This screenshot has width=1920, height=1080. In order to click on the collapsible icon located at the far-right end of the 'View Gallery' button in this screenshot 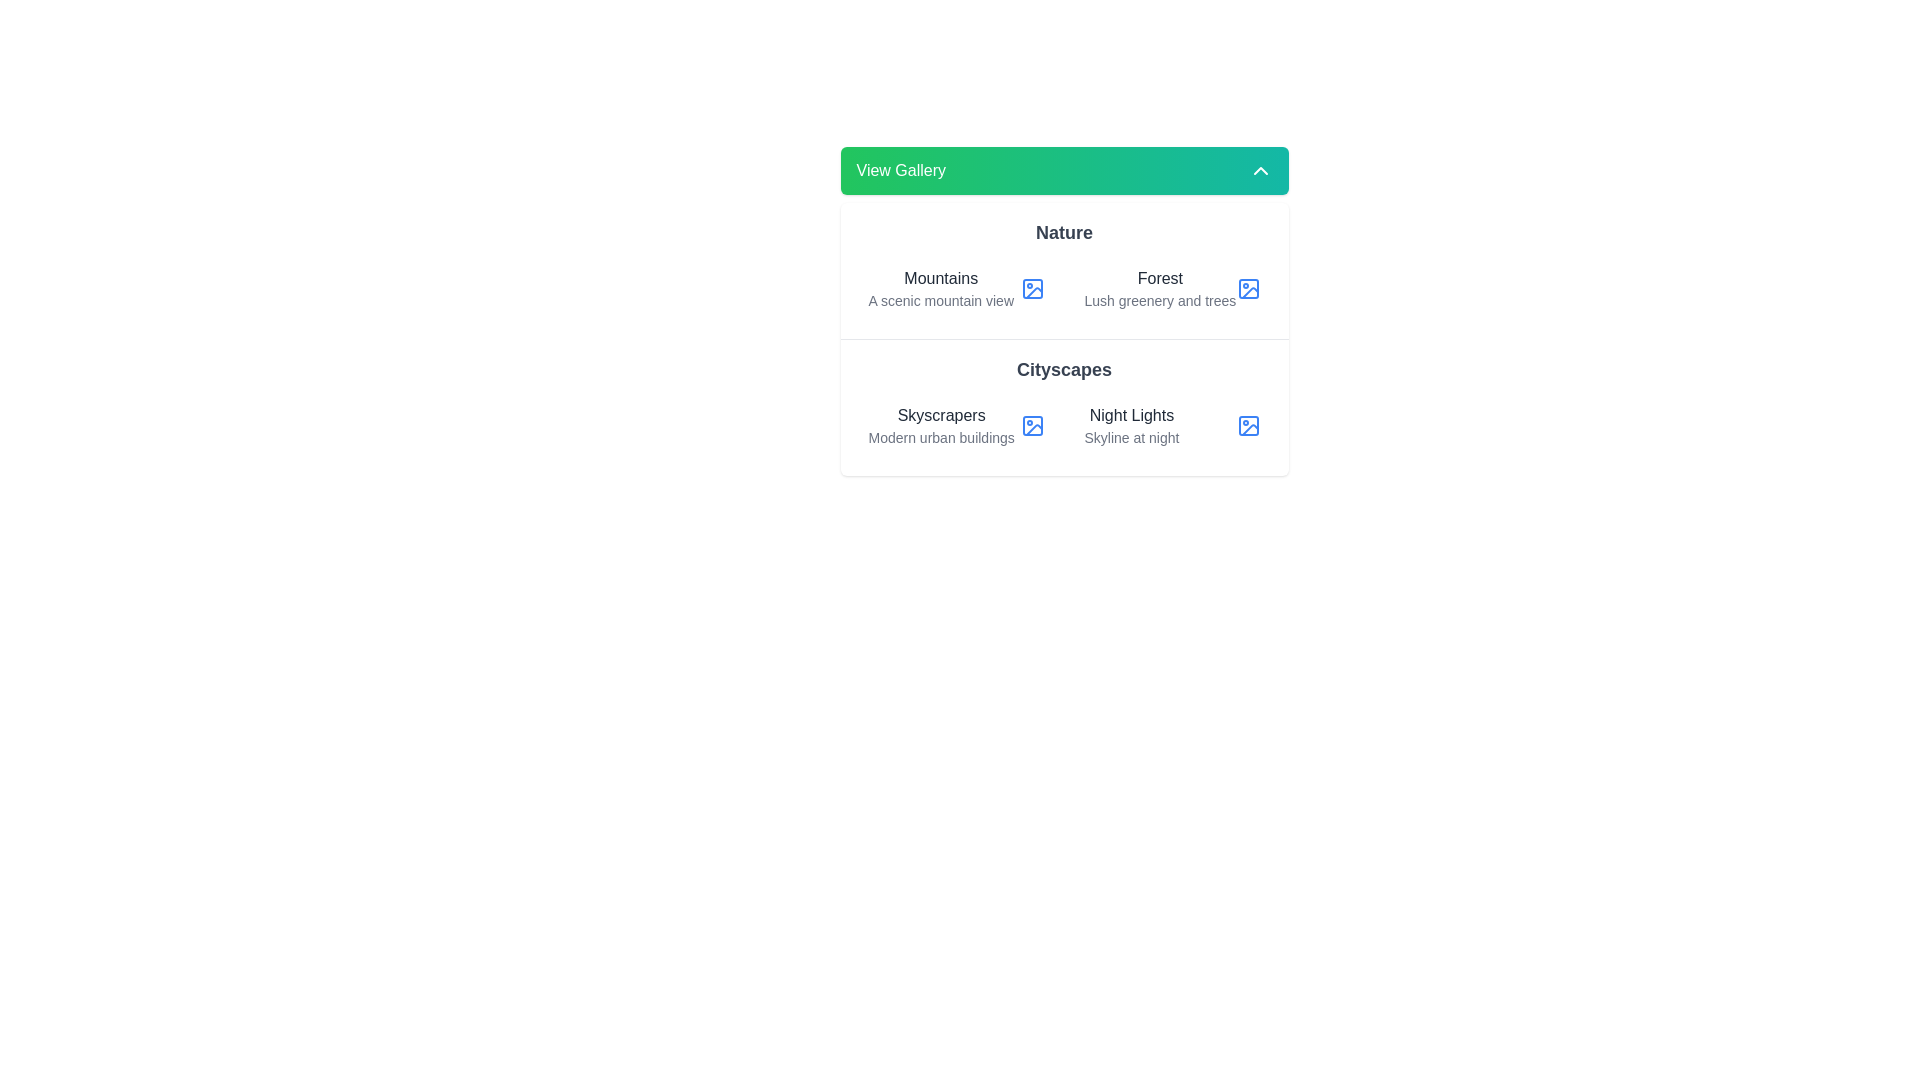, I will do `click(1259, 169)`.